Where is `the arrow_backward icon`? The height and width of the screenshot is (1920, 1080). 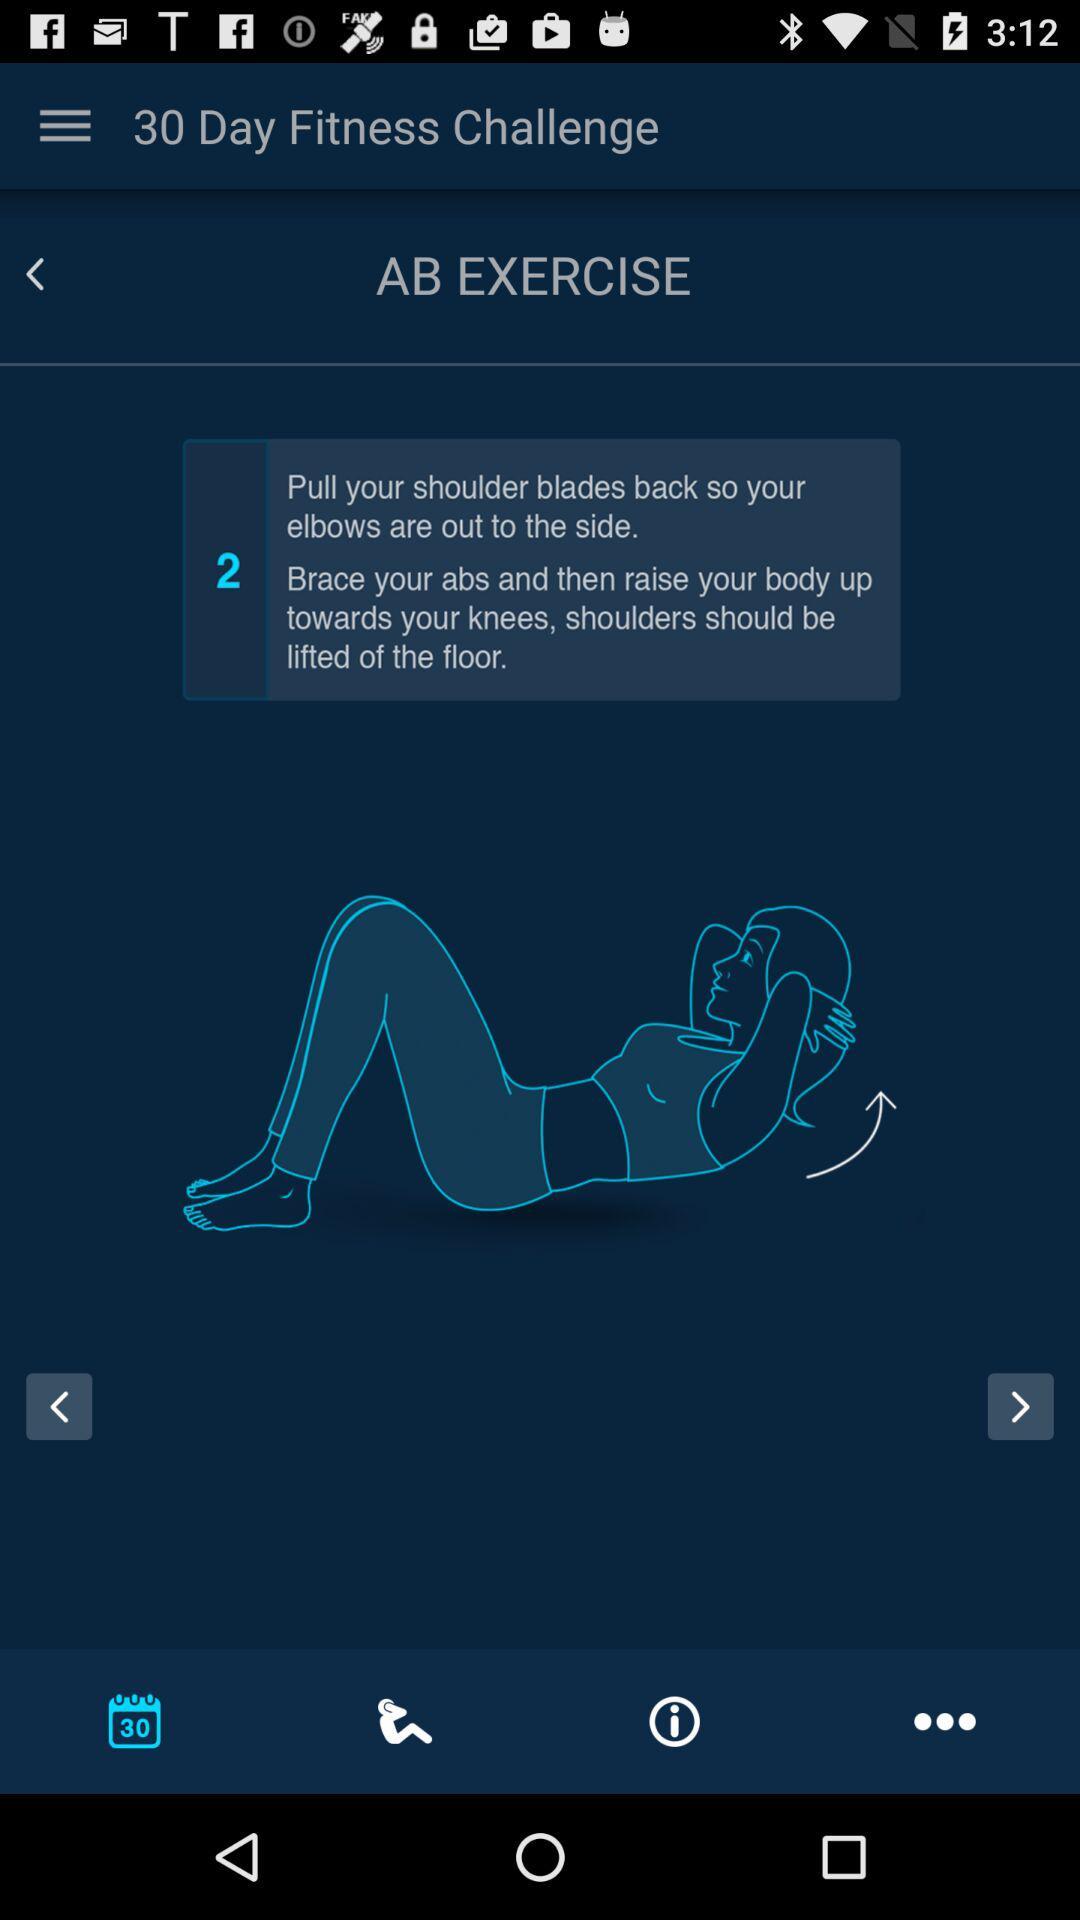
the arrow_backward icon is located at coordinates (51, 1524).